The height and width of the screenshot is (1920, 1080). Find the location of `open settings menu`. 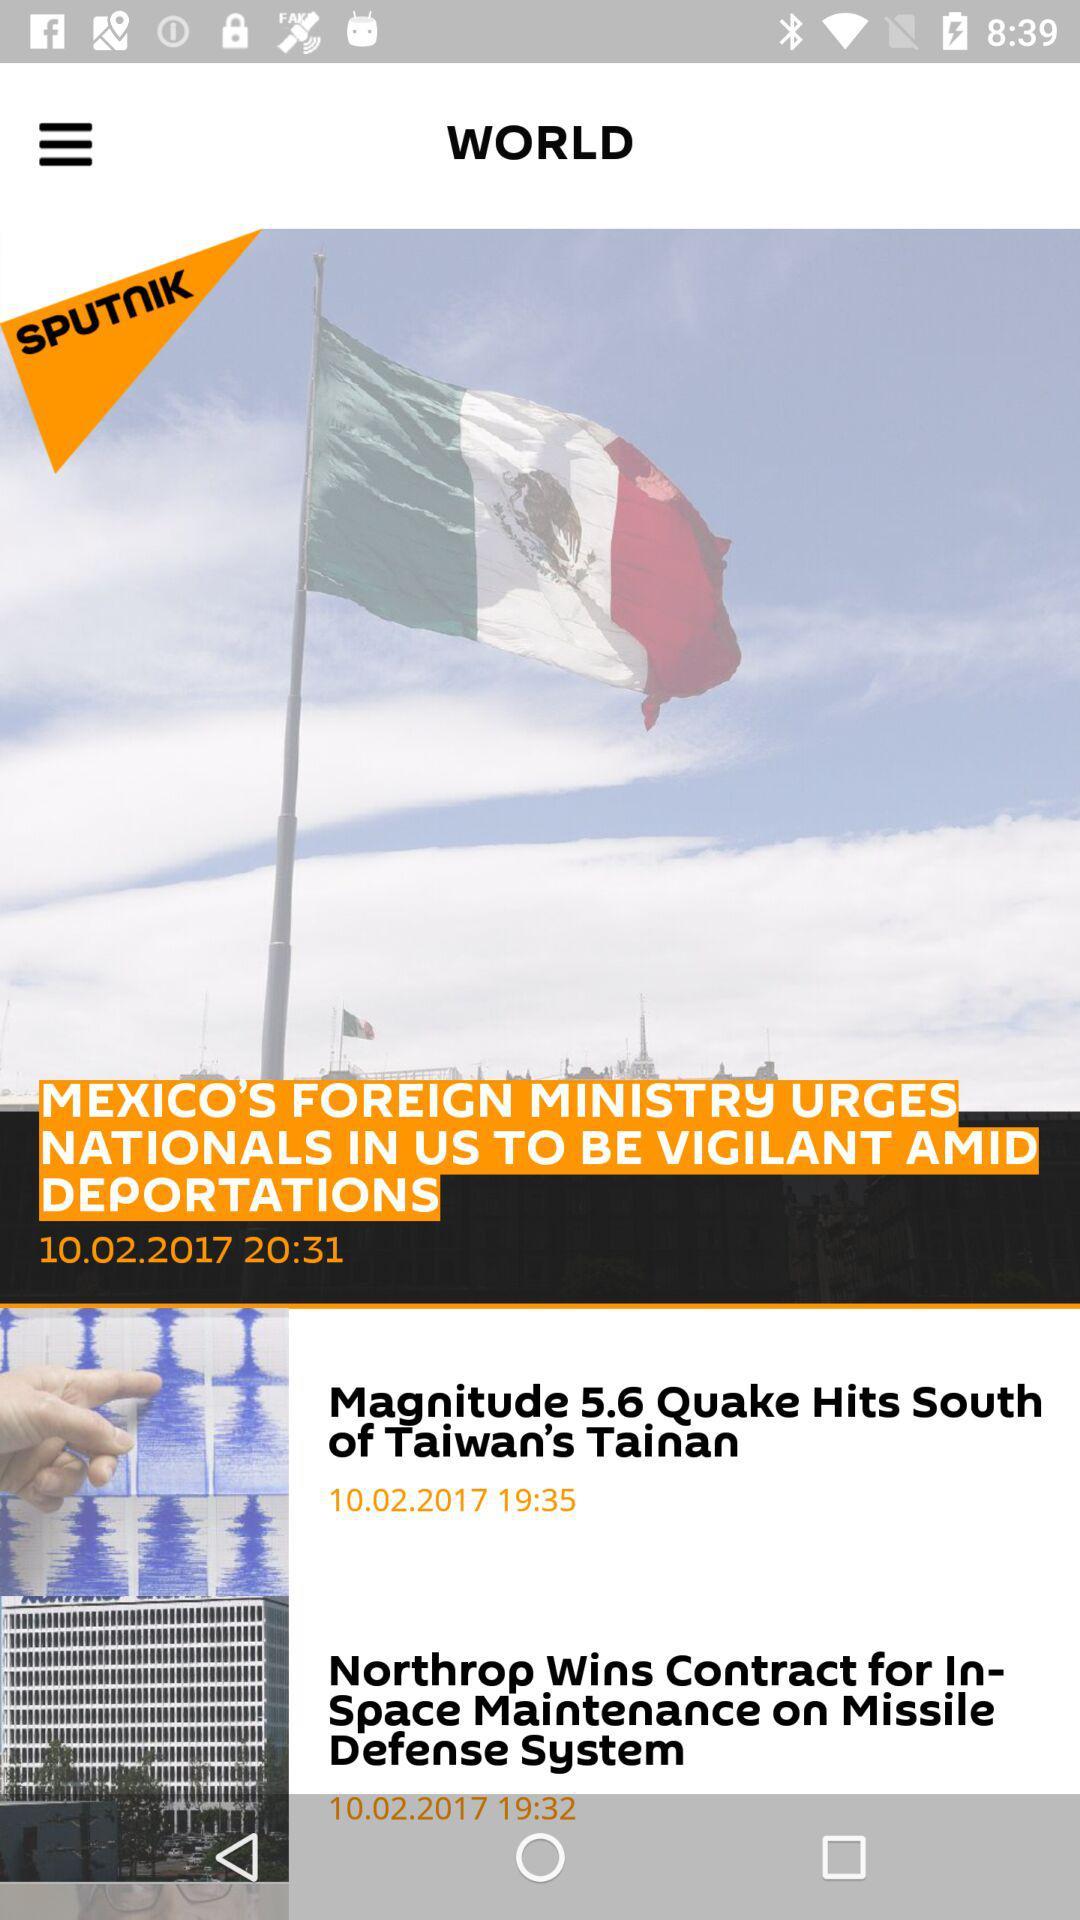

open settings menu is located at coordinates (64, 143).